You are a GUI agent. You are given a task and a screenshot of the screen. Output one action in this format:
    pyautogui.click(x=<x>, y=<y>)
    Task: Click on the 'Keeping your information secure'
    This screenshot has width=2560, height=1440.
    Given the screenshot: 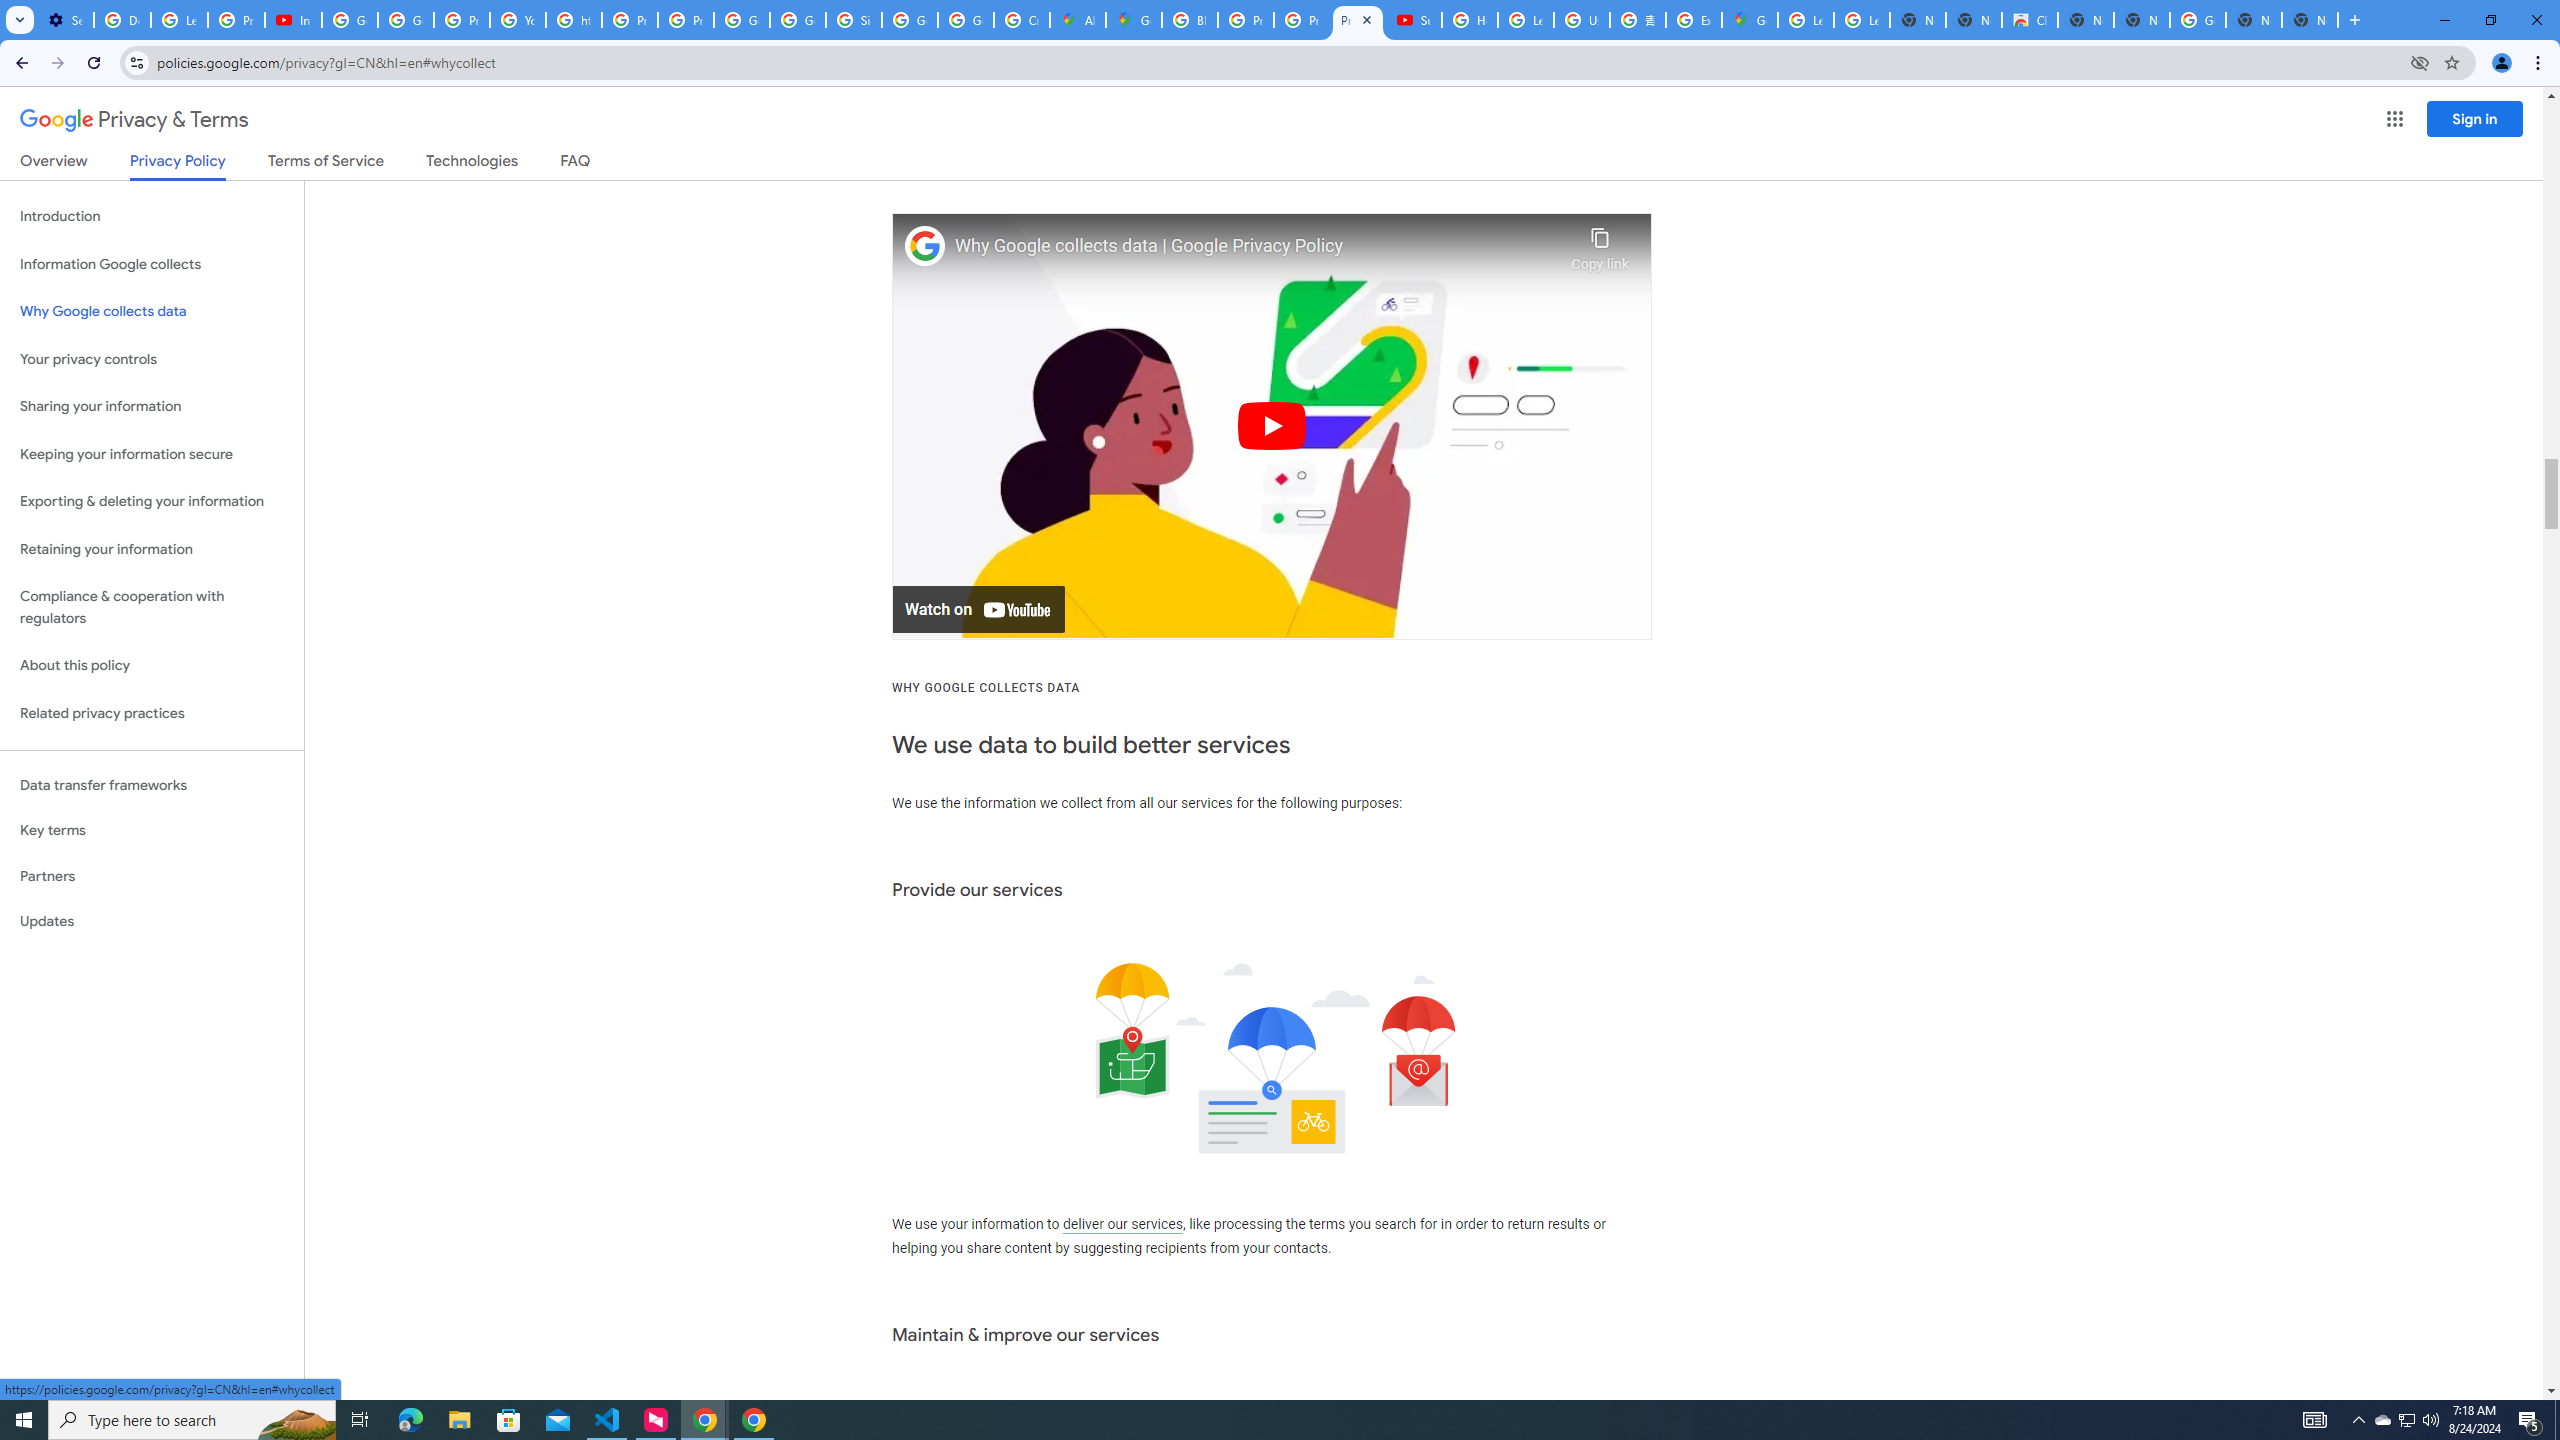 What is the action you would take?
    pyautogui.click(x=151, y=455)
    